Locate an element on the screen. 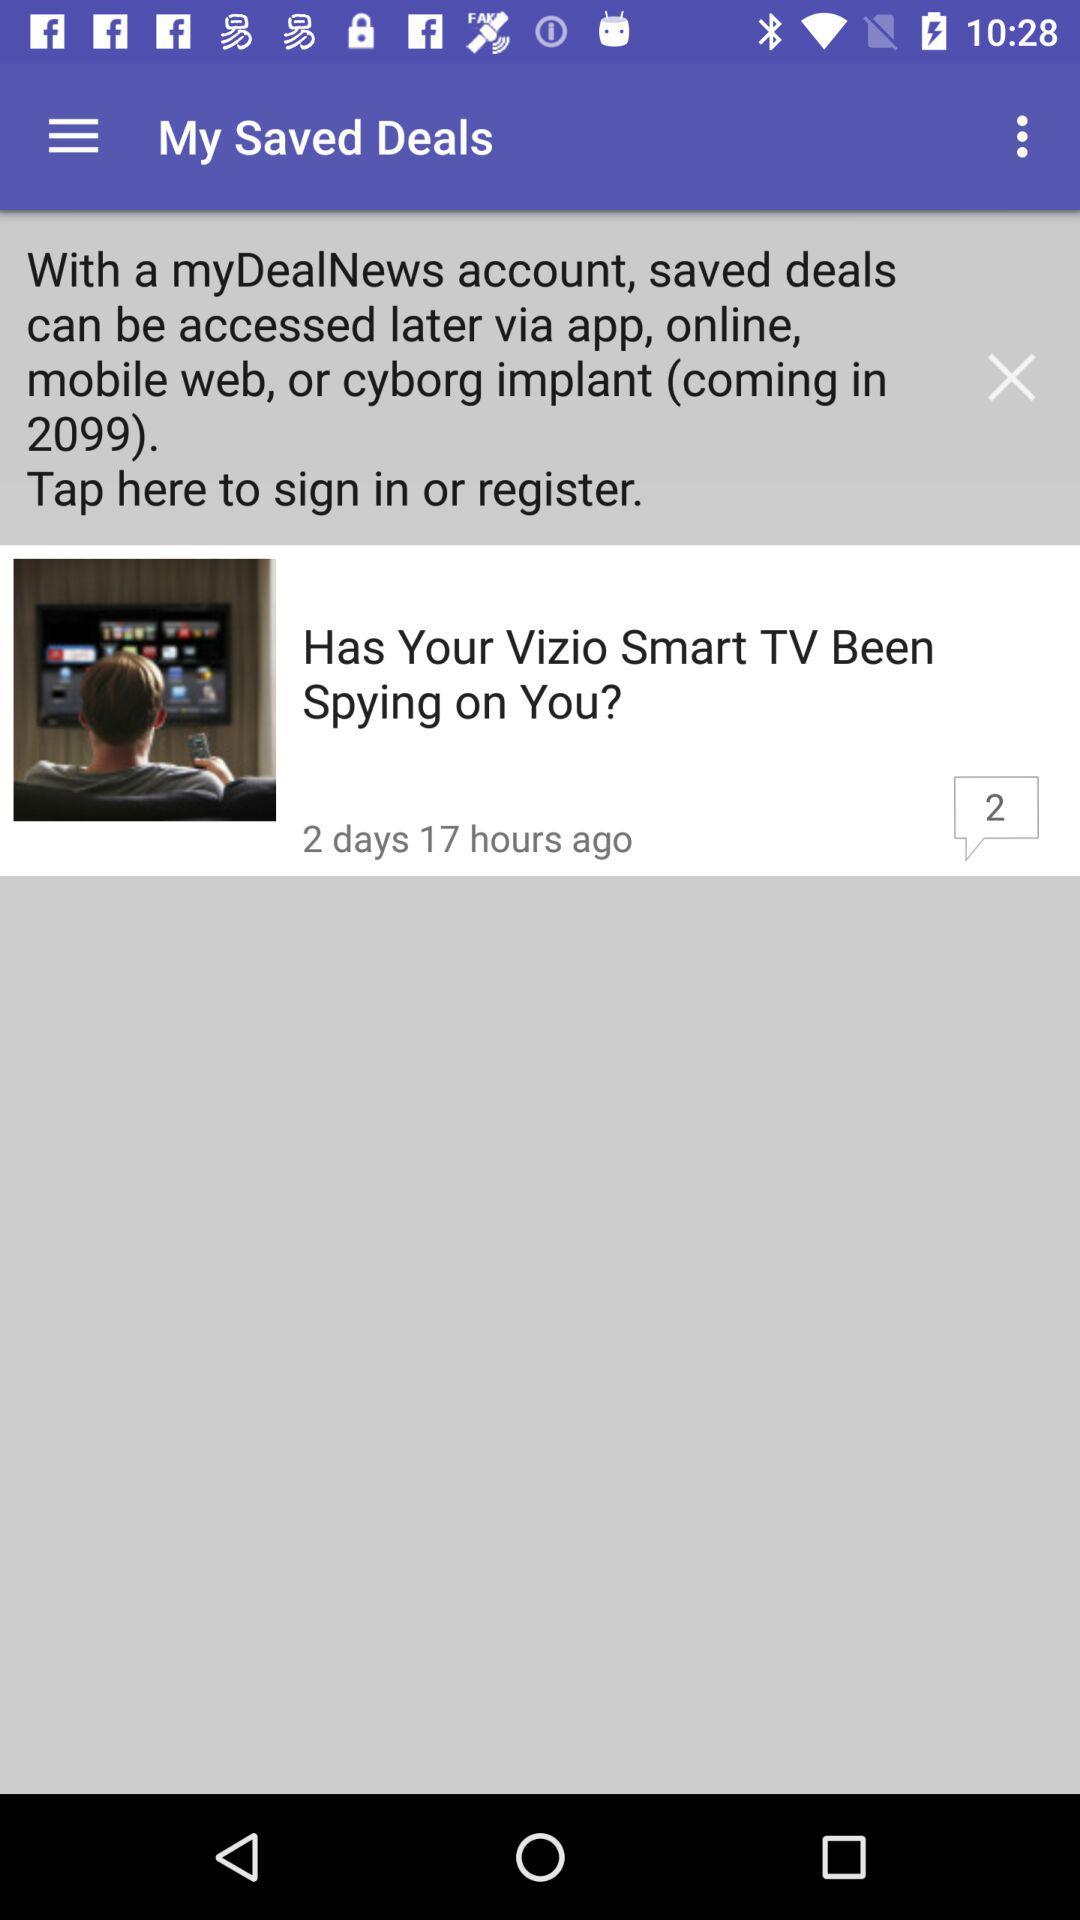 The image size is (1080, 1920). item to the right of the with a mydealnews item is located at coordinates (1011, 377).